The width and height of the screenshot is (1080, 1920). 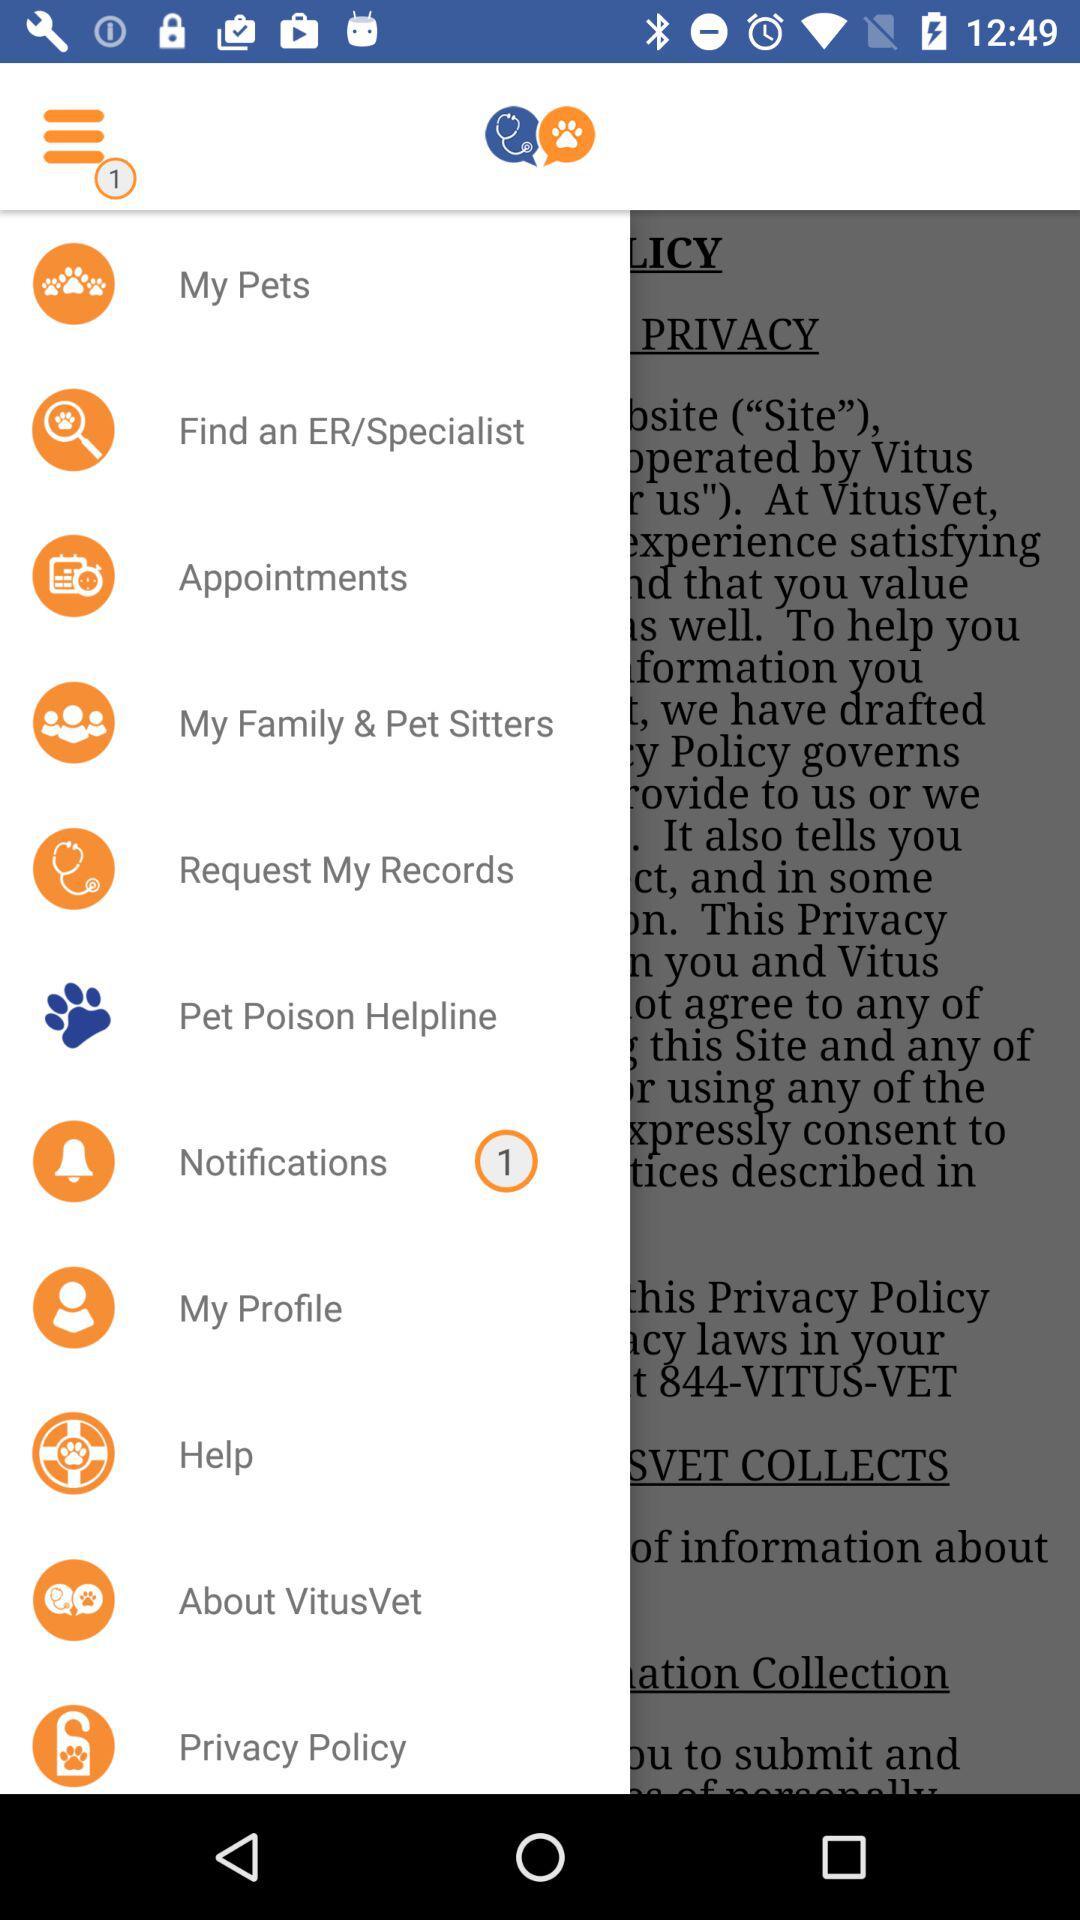 I want to click on the 1 item, so click(x=505, y=1161).